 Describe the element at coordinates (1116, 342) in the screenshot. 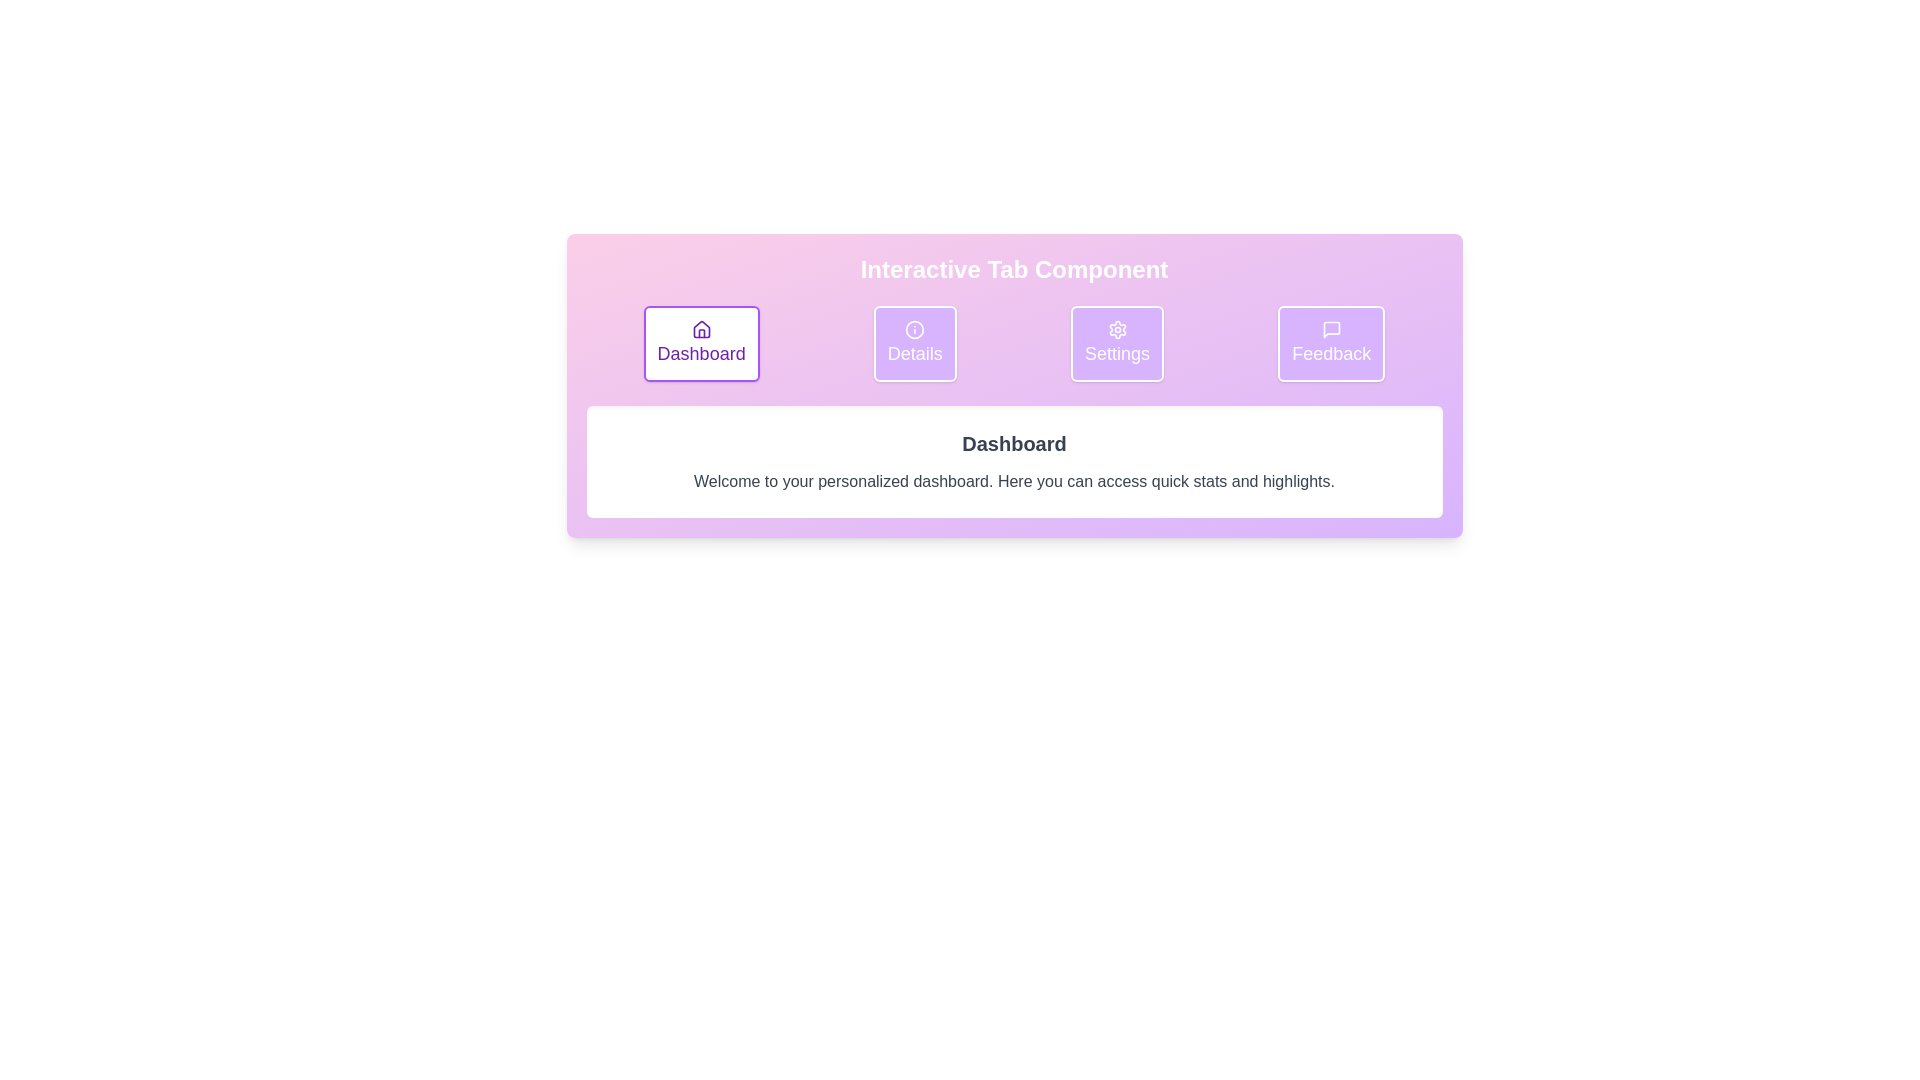

I see `the tab labeled Settings to switch to it` at that location.